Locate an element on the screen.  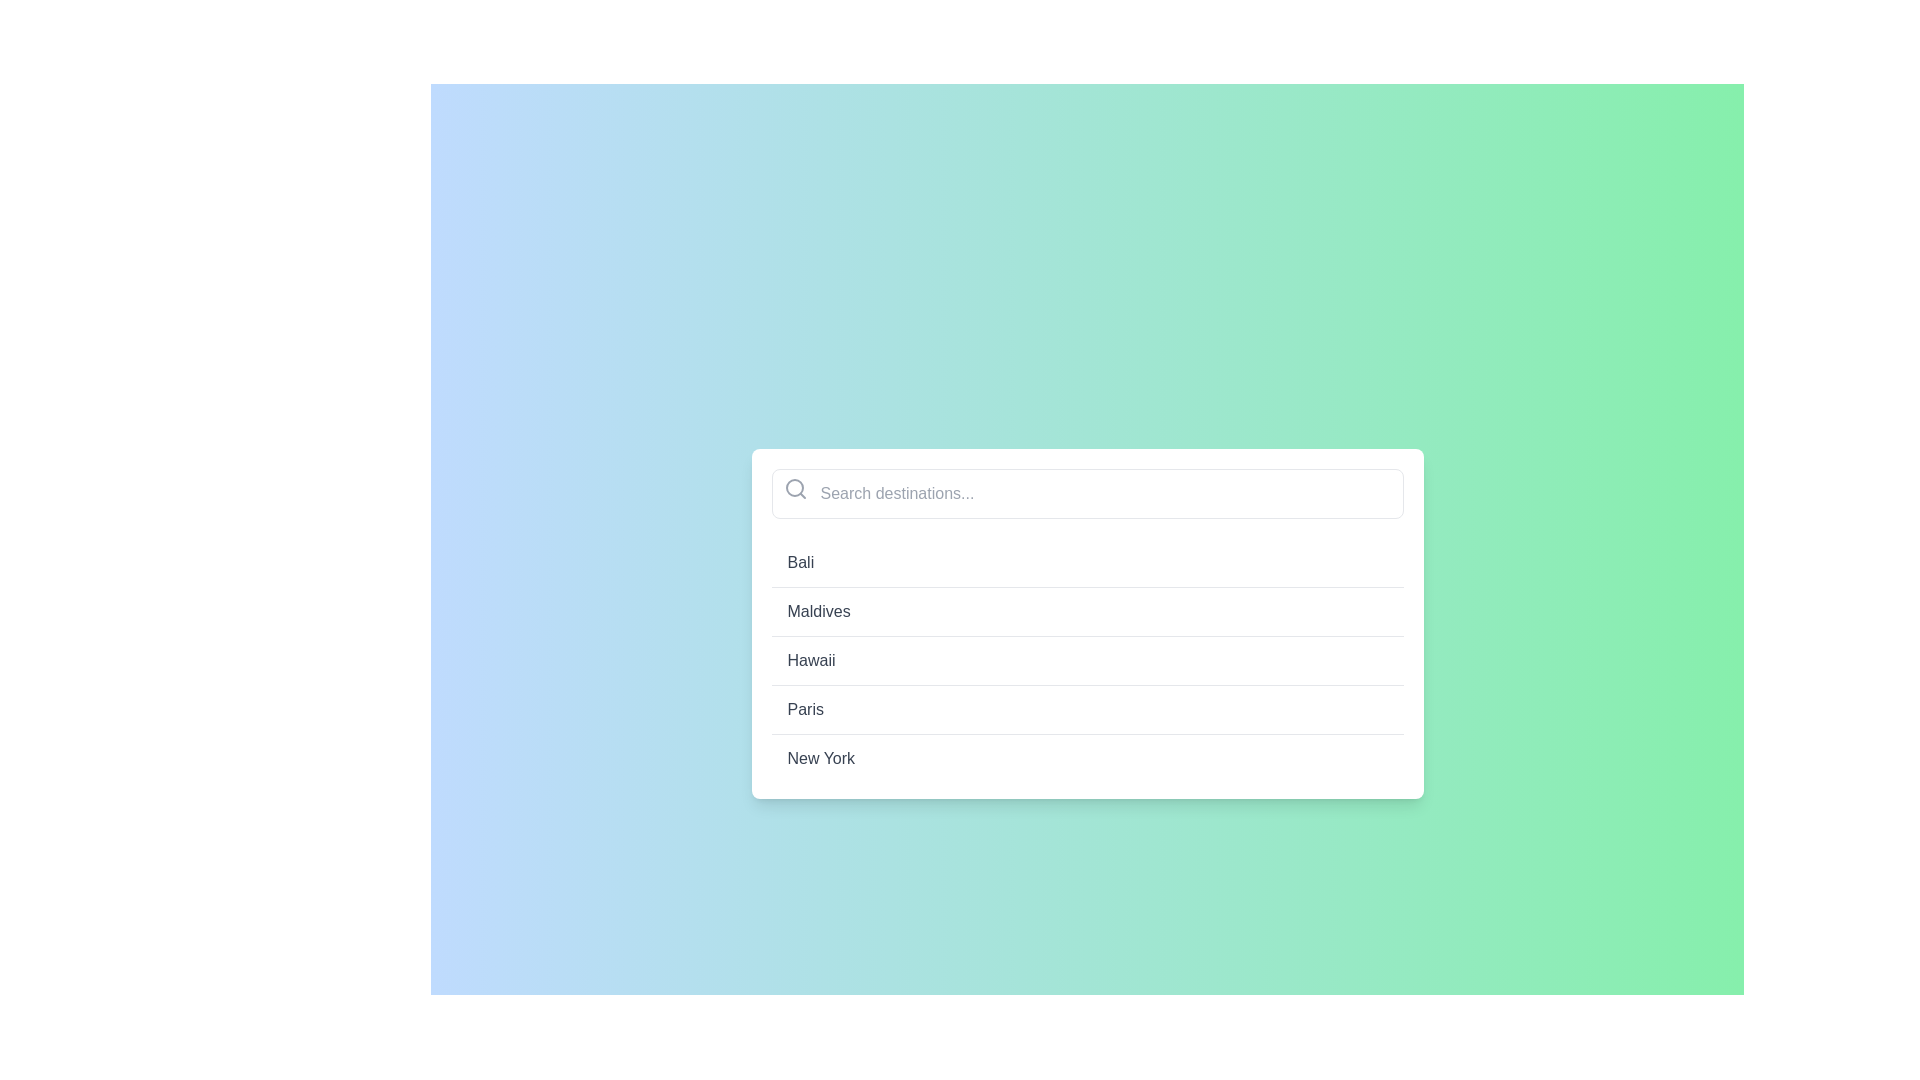
the circular graphical element styled as part of the search icon located in the top-left corner of the input box is located at coordinates (793, 488).